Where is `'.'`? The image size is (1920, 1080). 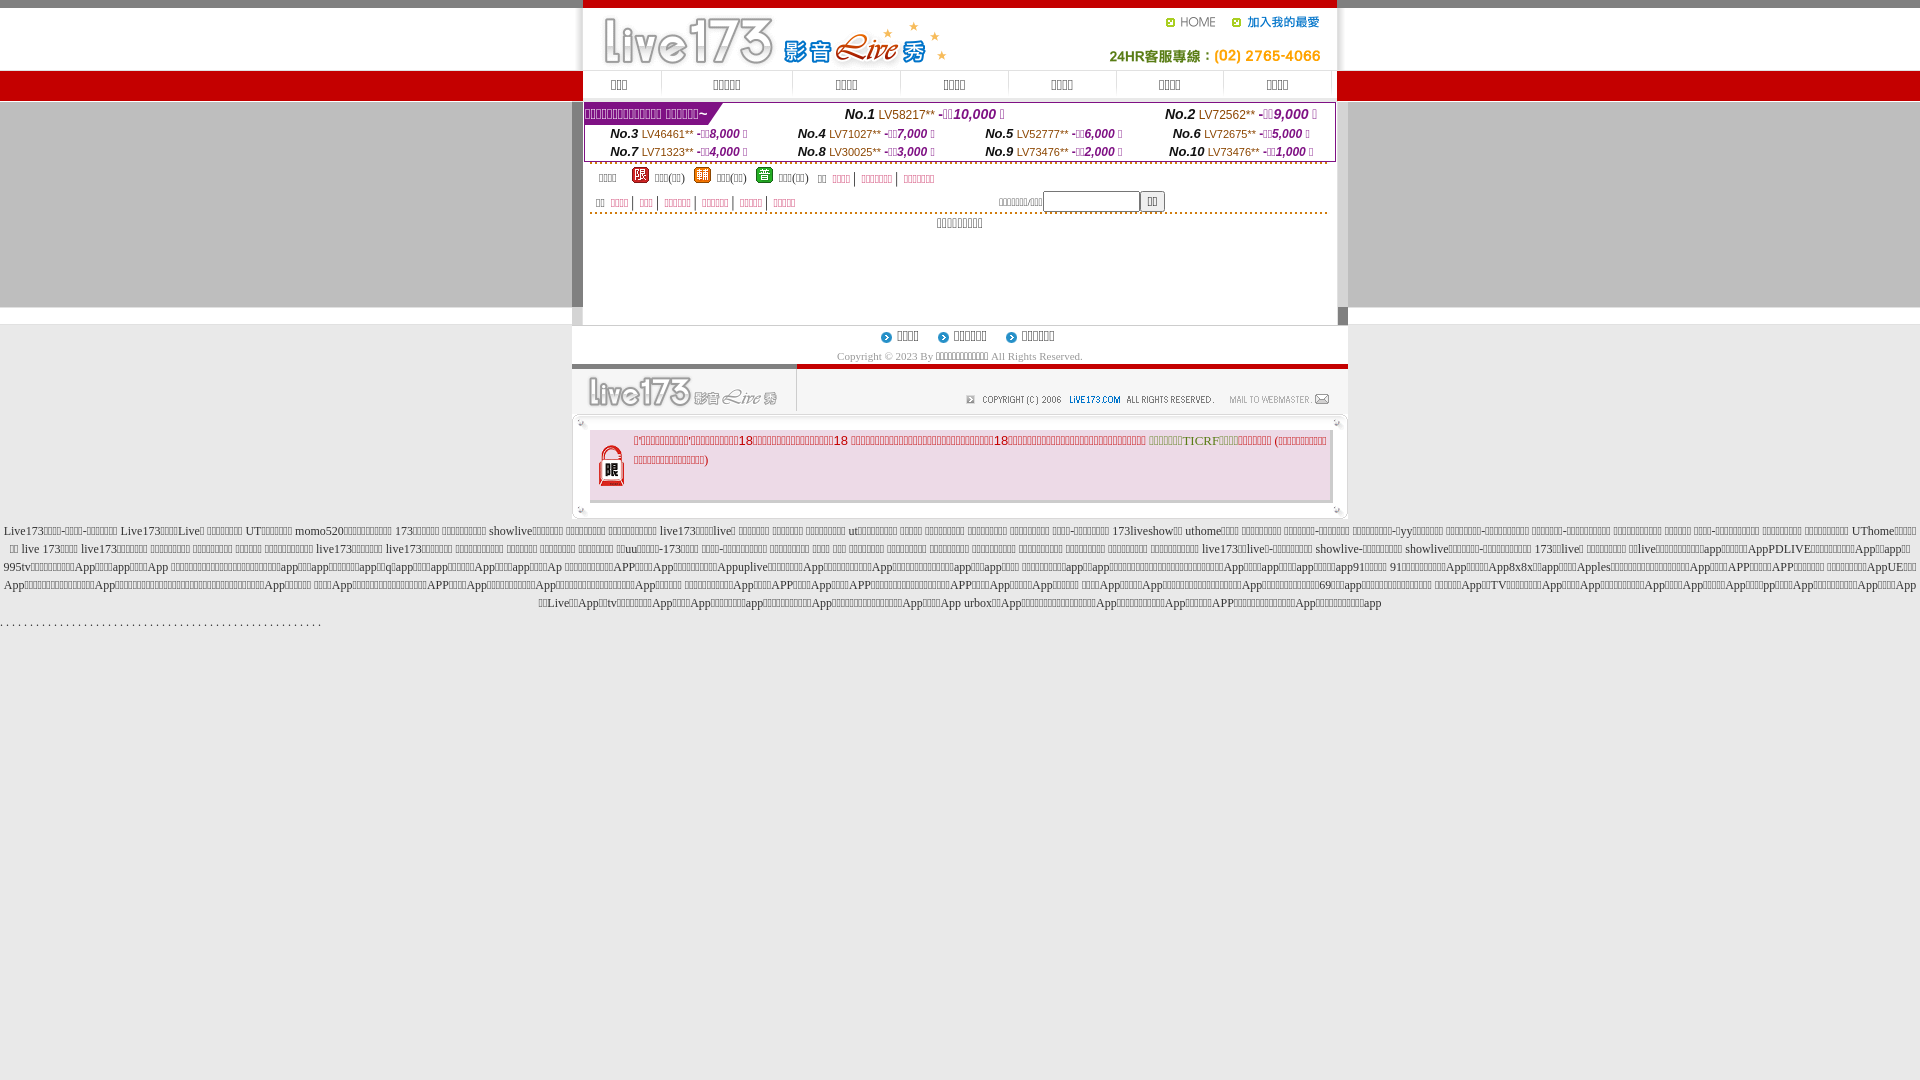 '.' is located at coordinates (294, 620).